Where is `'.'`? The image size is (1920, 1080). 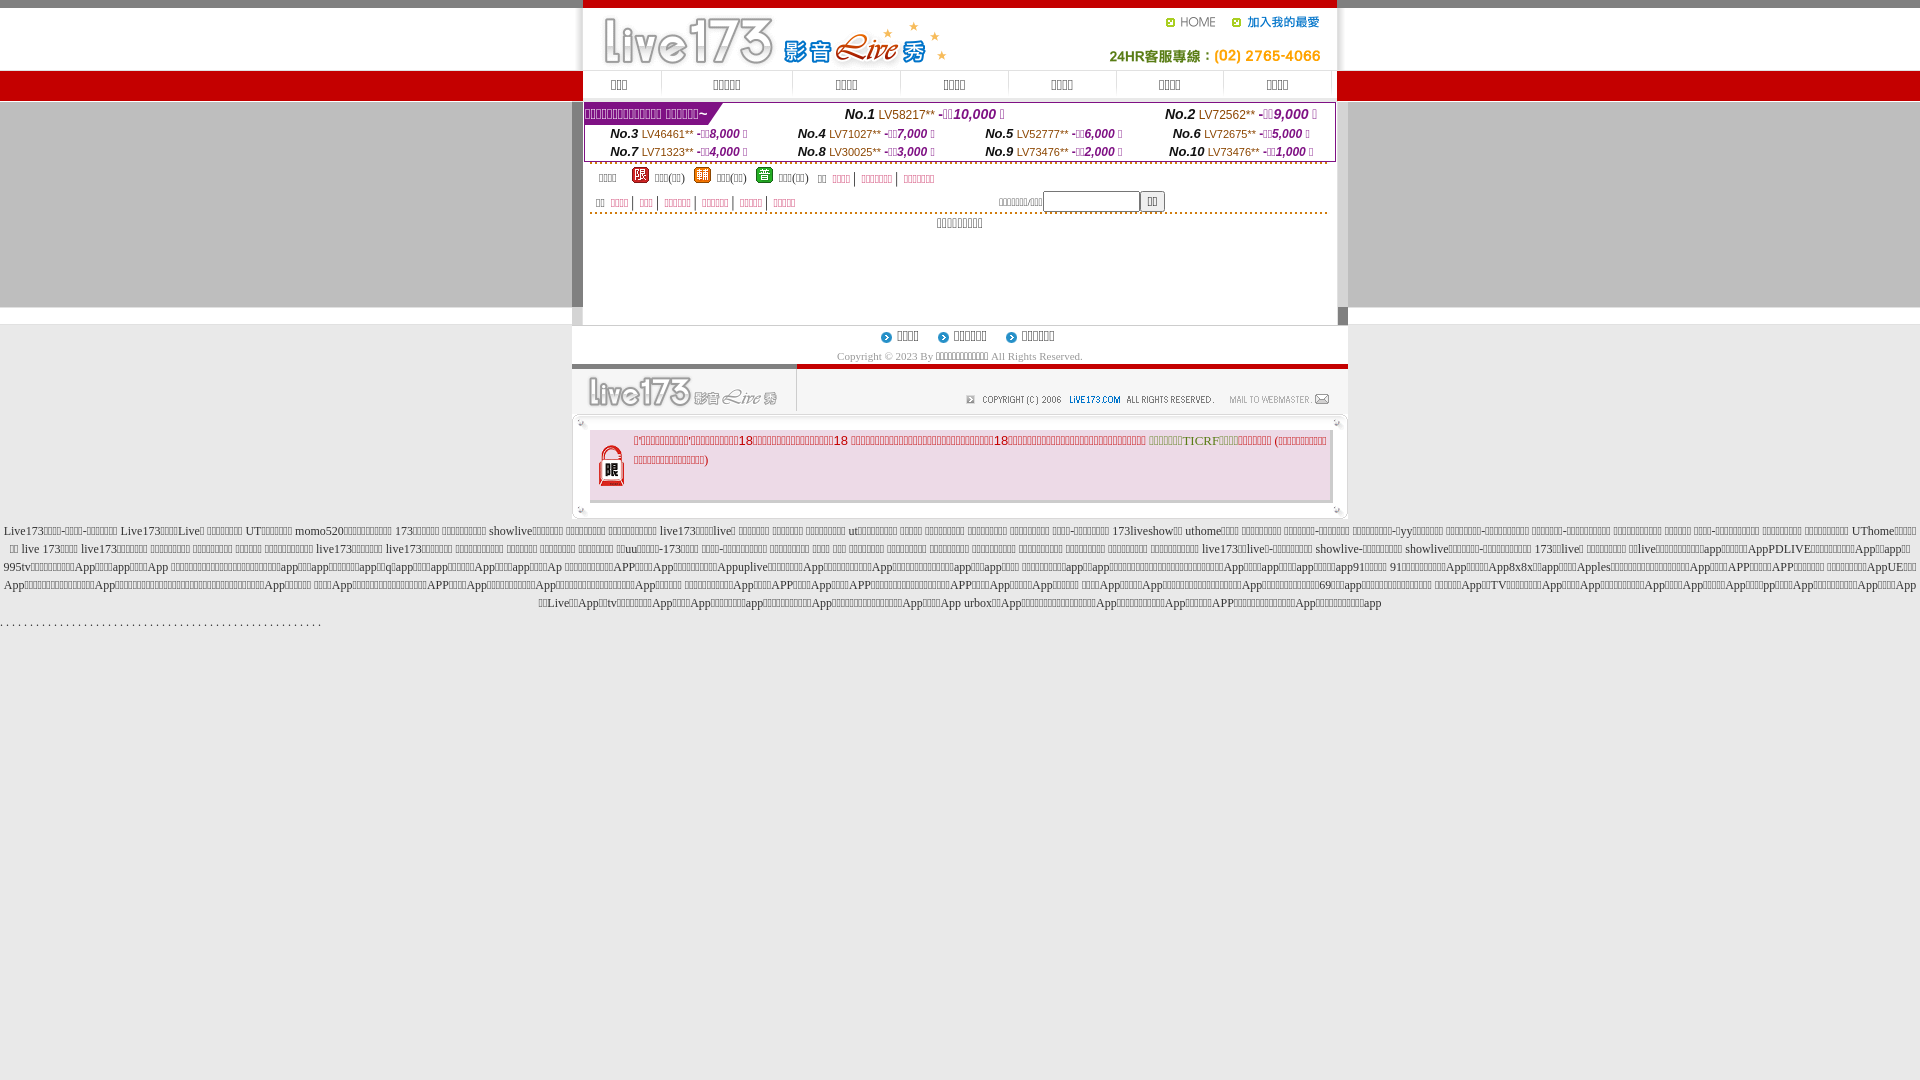 '.' is located at coordinates (294, 620).